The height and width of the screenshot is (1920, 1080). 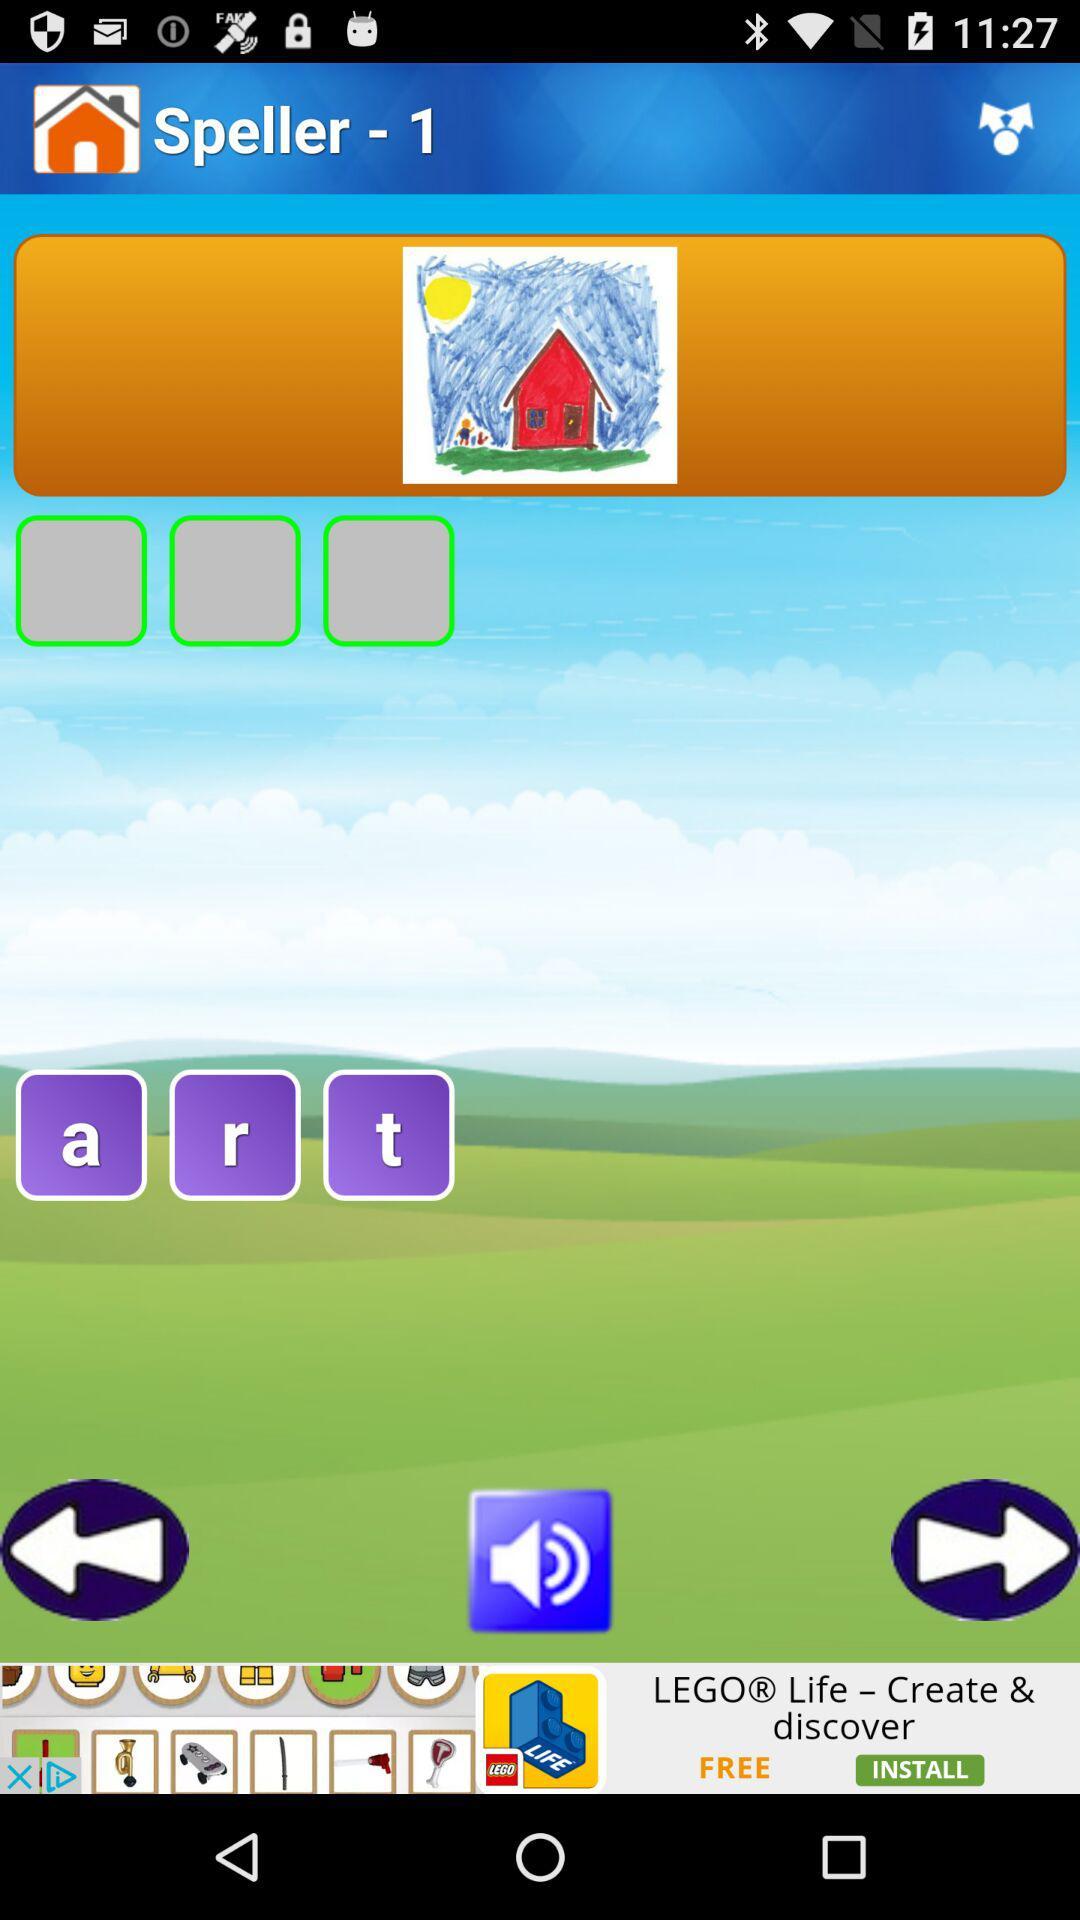 I want to click on icon left to the header text, so click(x=86, y=127).